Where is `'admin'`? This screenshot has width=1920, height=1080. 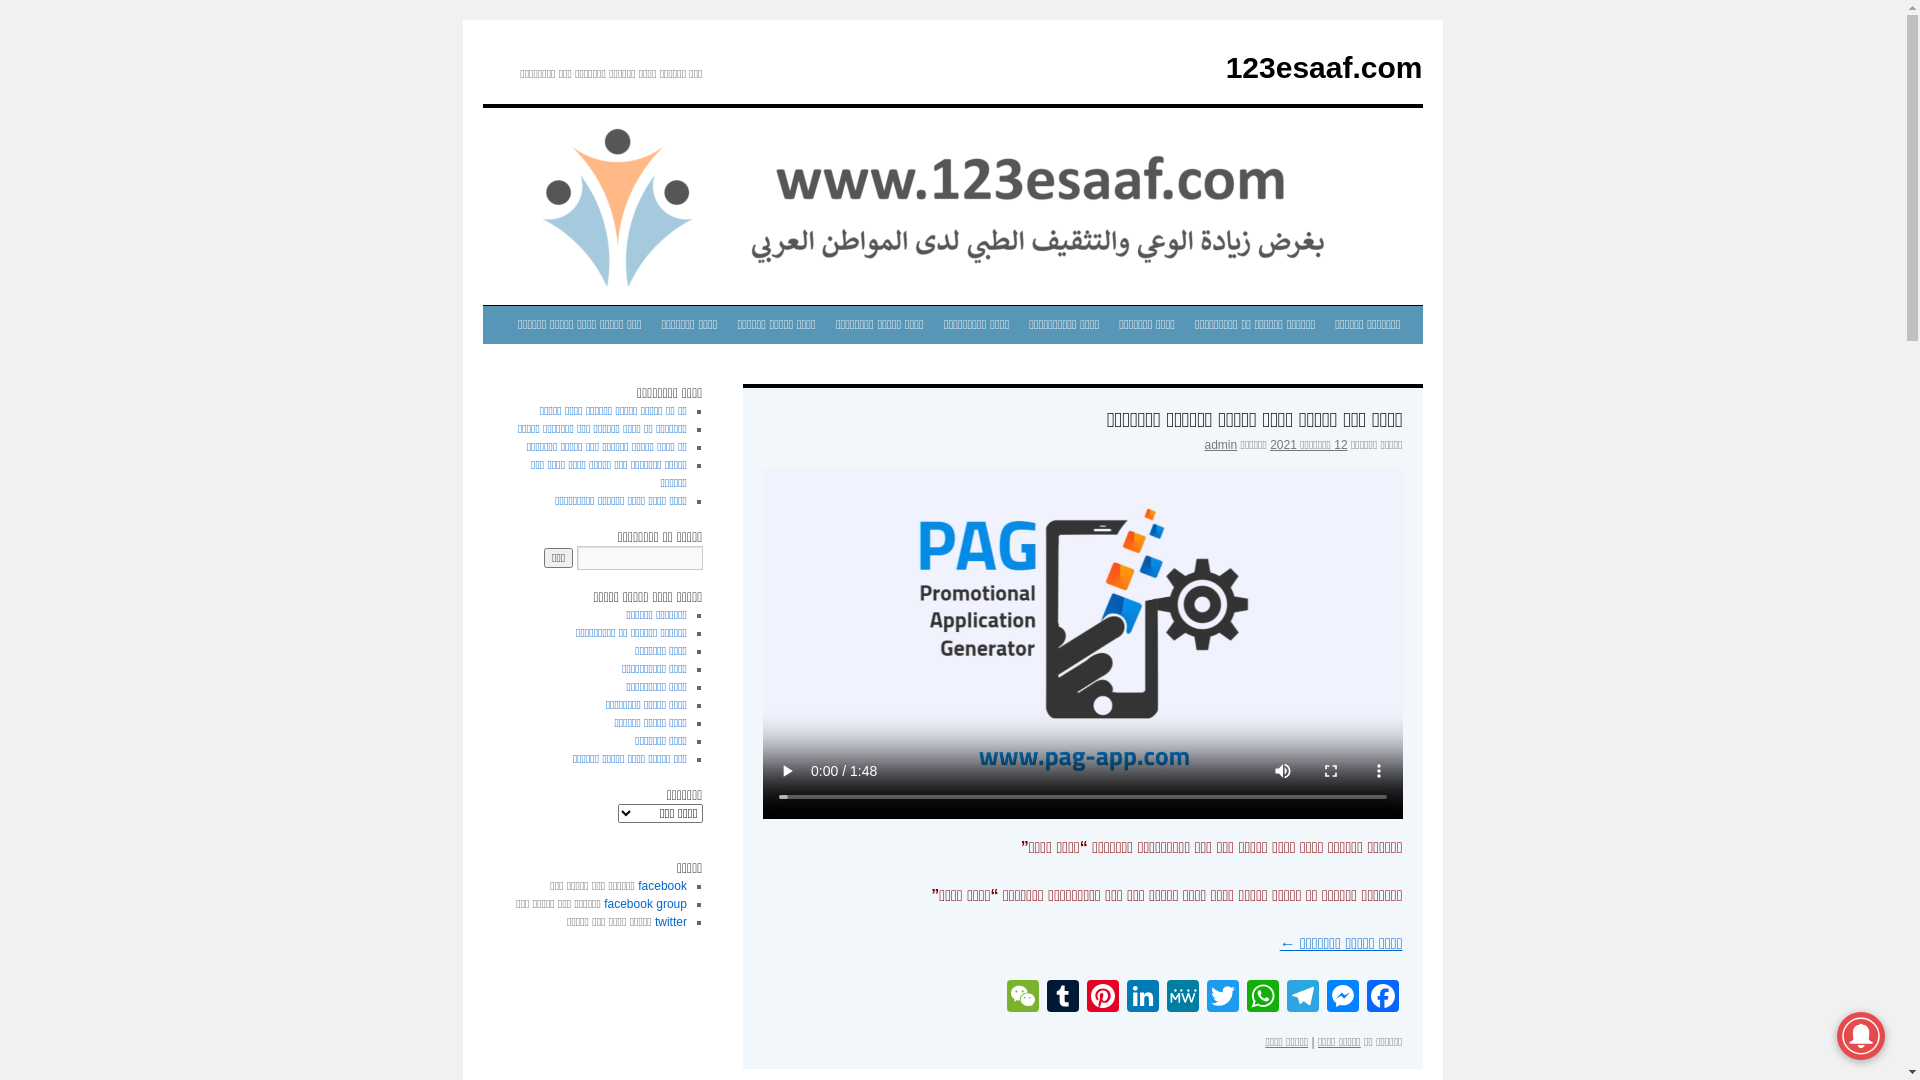
'admin' is located at coordinates (1220, 443).